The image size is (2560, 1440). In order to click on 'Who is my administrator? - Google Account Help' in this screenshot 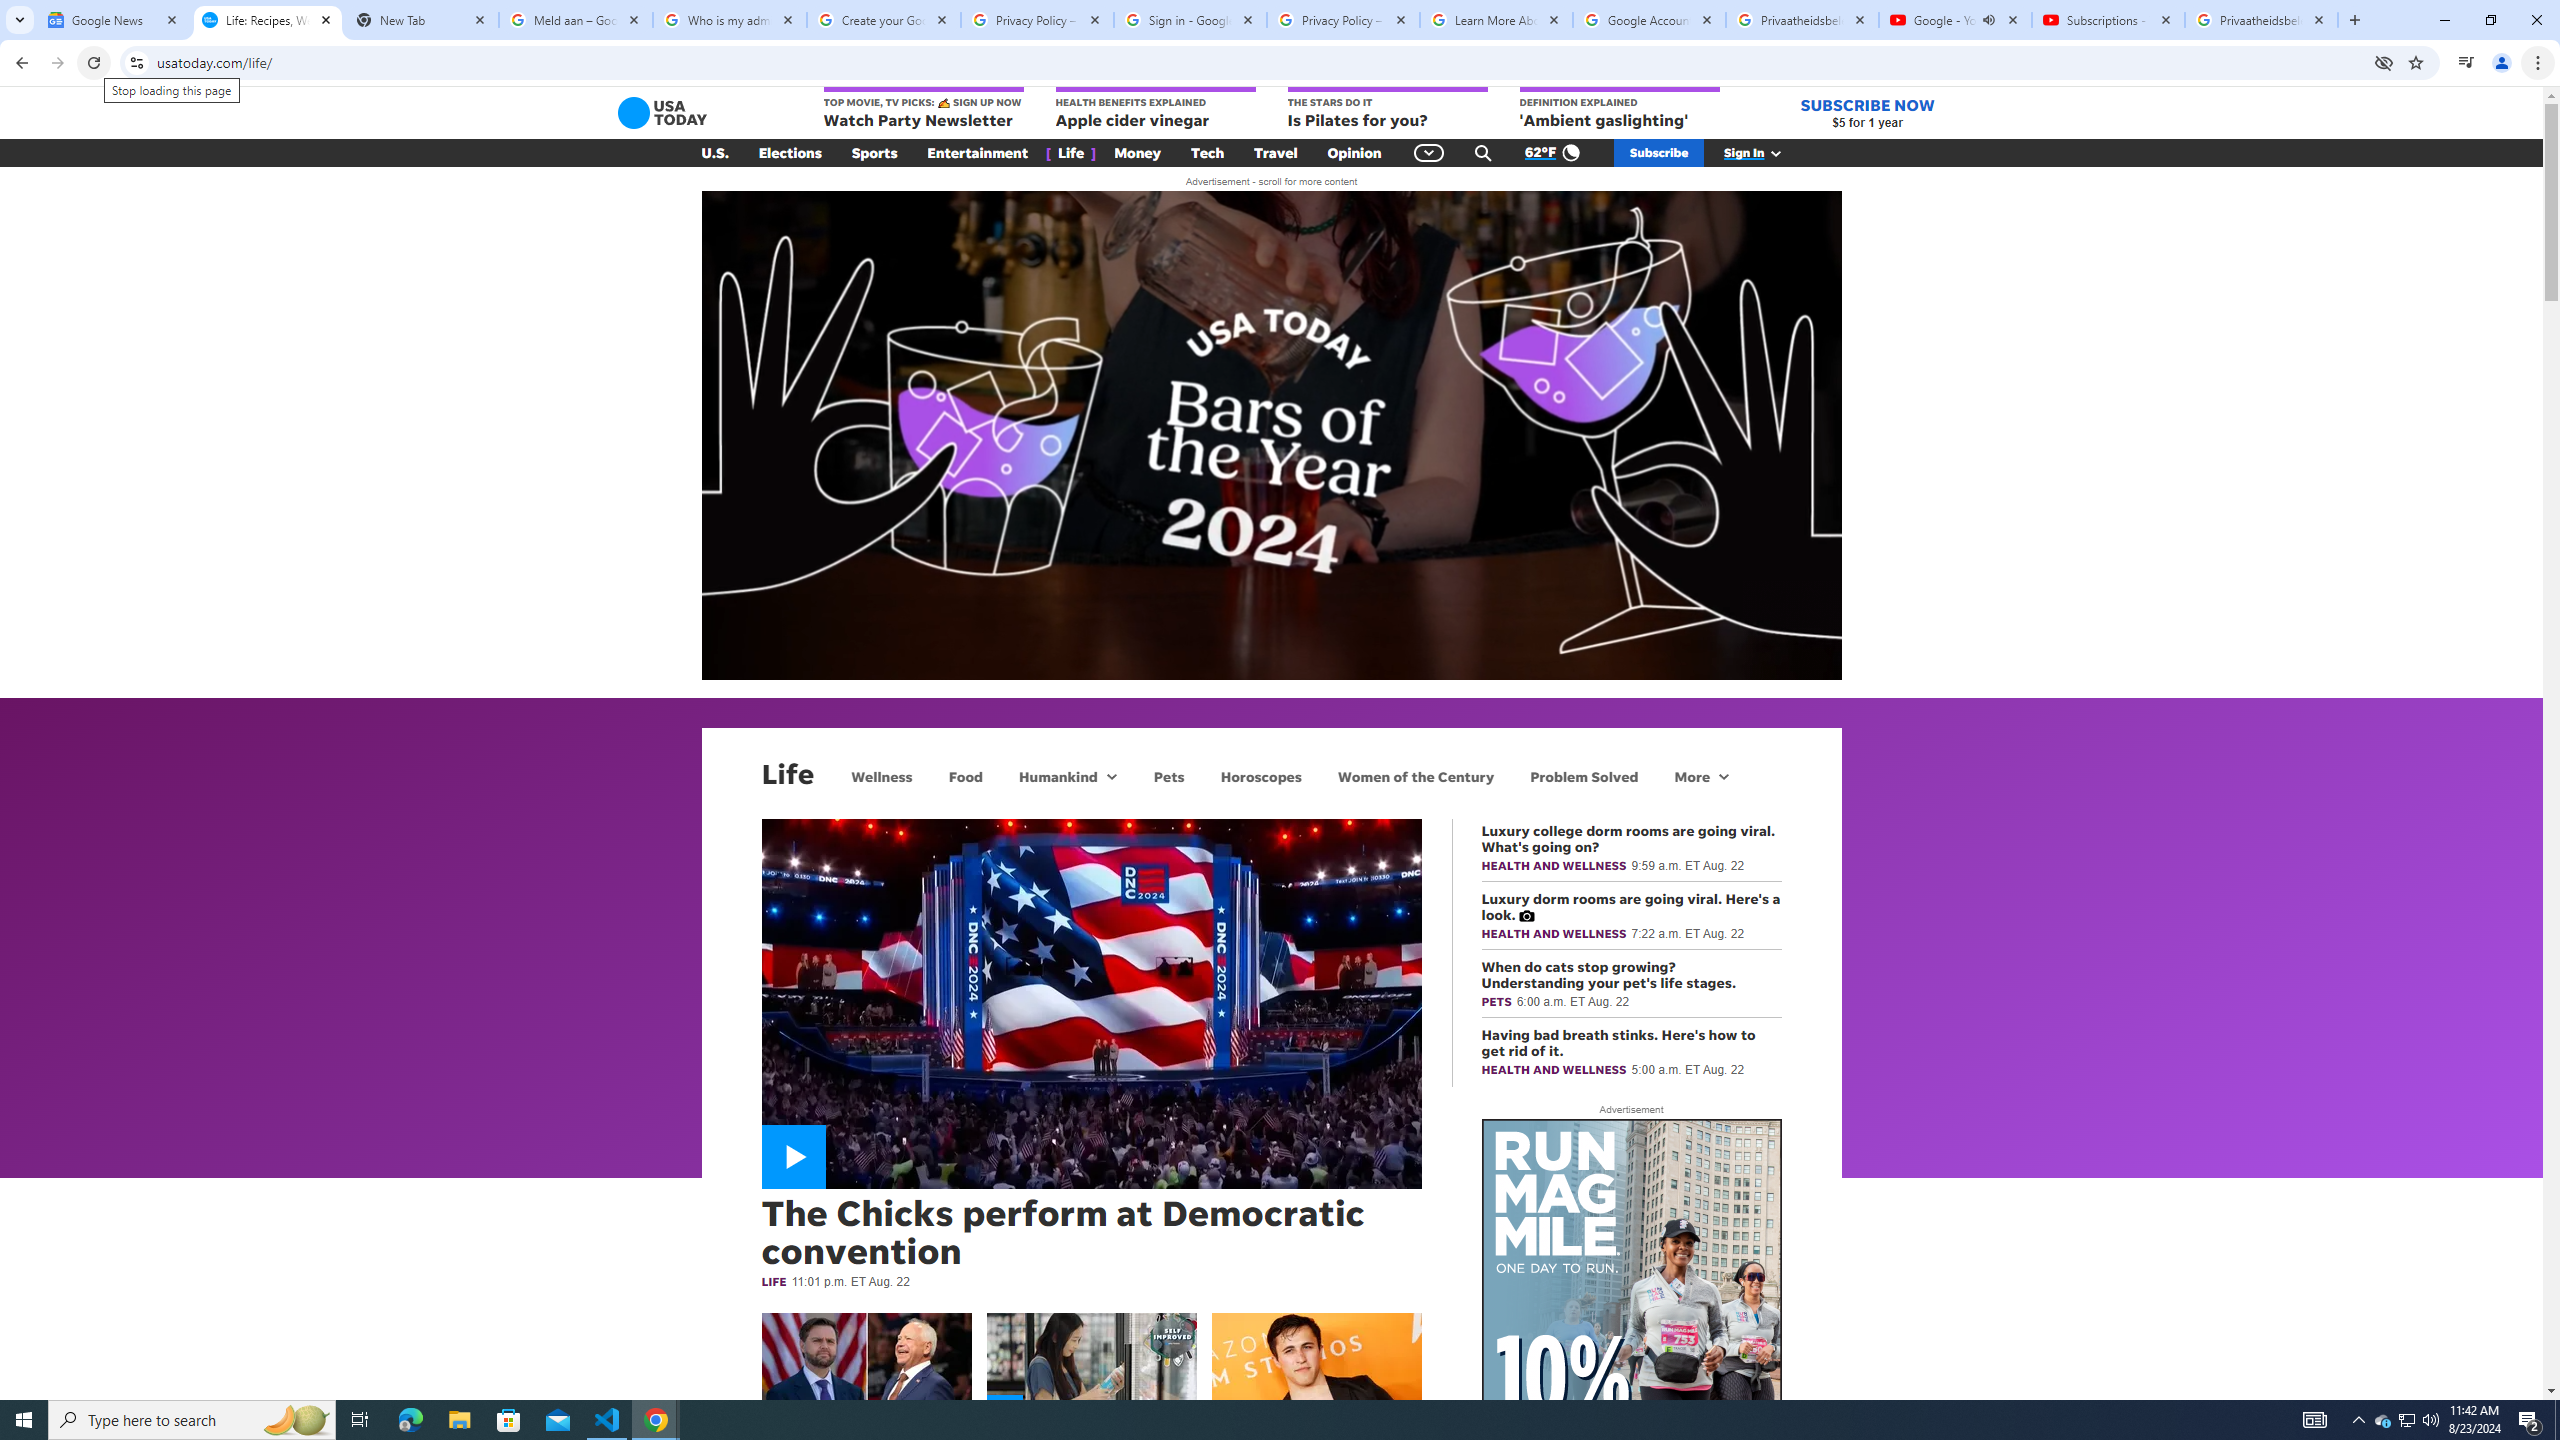, I will do `click(729, 19)`.